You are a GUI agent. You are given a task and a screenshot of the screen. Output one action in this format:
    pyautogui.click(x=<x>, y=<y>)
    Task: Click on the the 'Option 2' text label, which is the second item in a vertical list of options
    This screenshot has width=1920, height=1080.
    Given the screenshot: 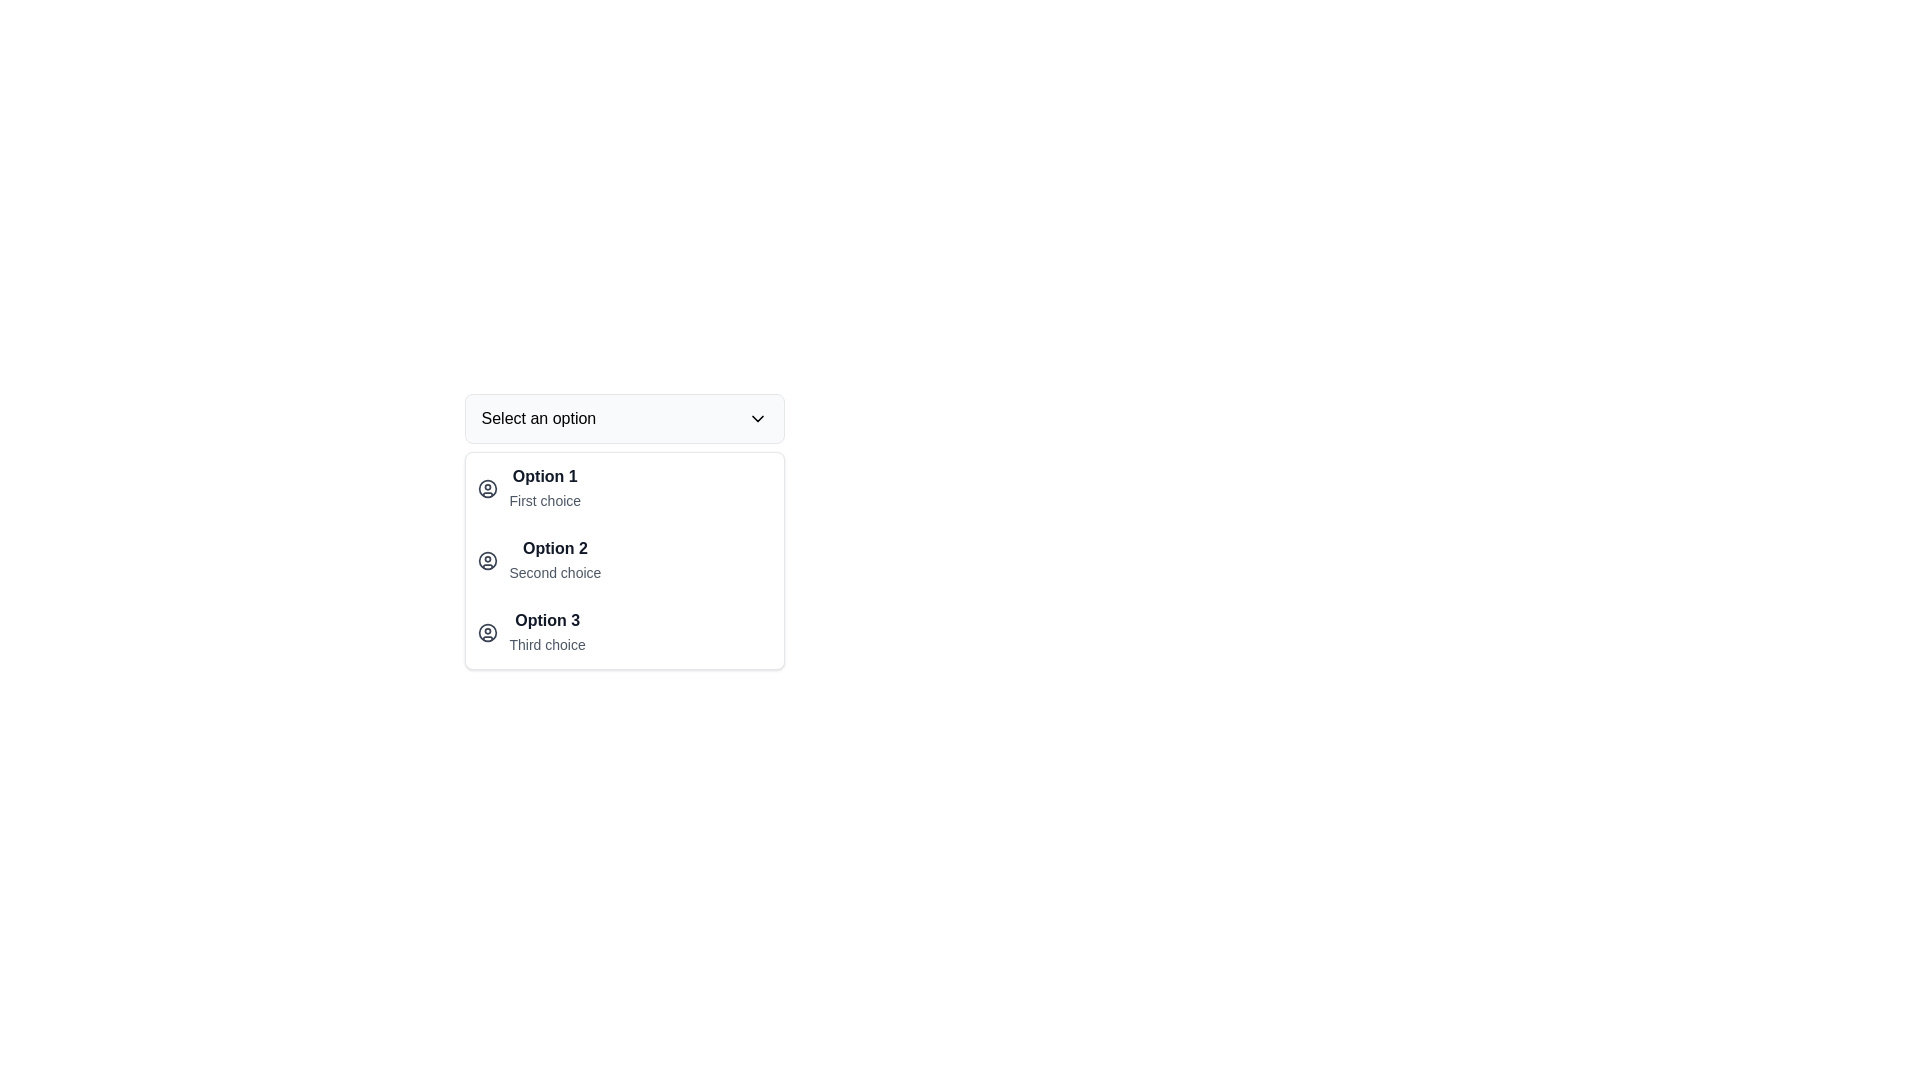 What is the action you would take?
    pyautogui.click(x=555, y=560)
    